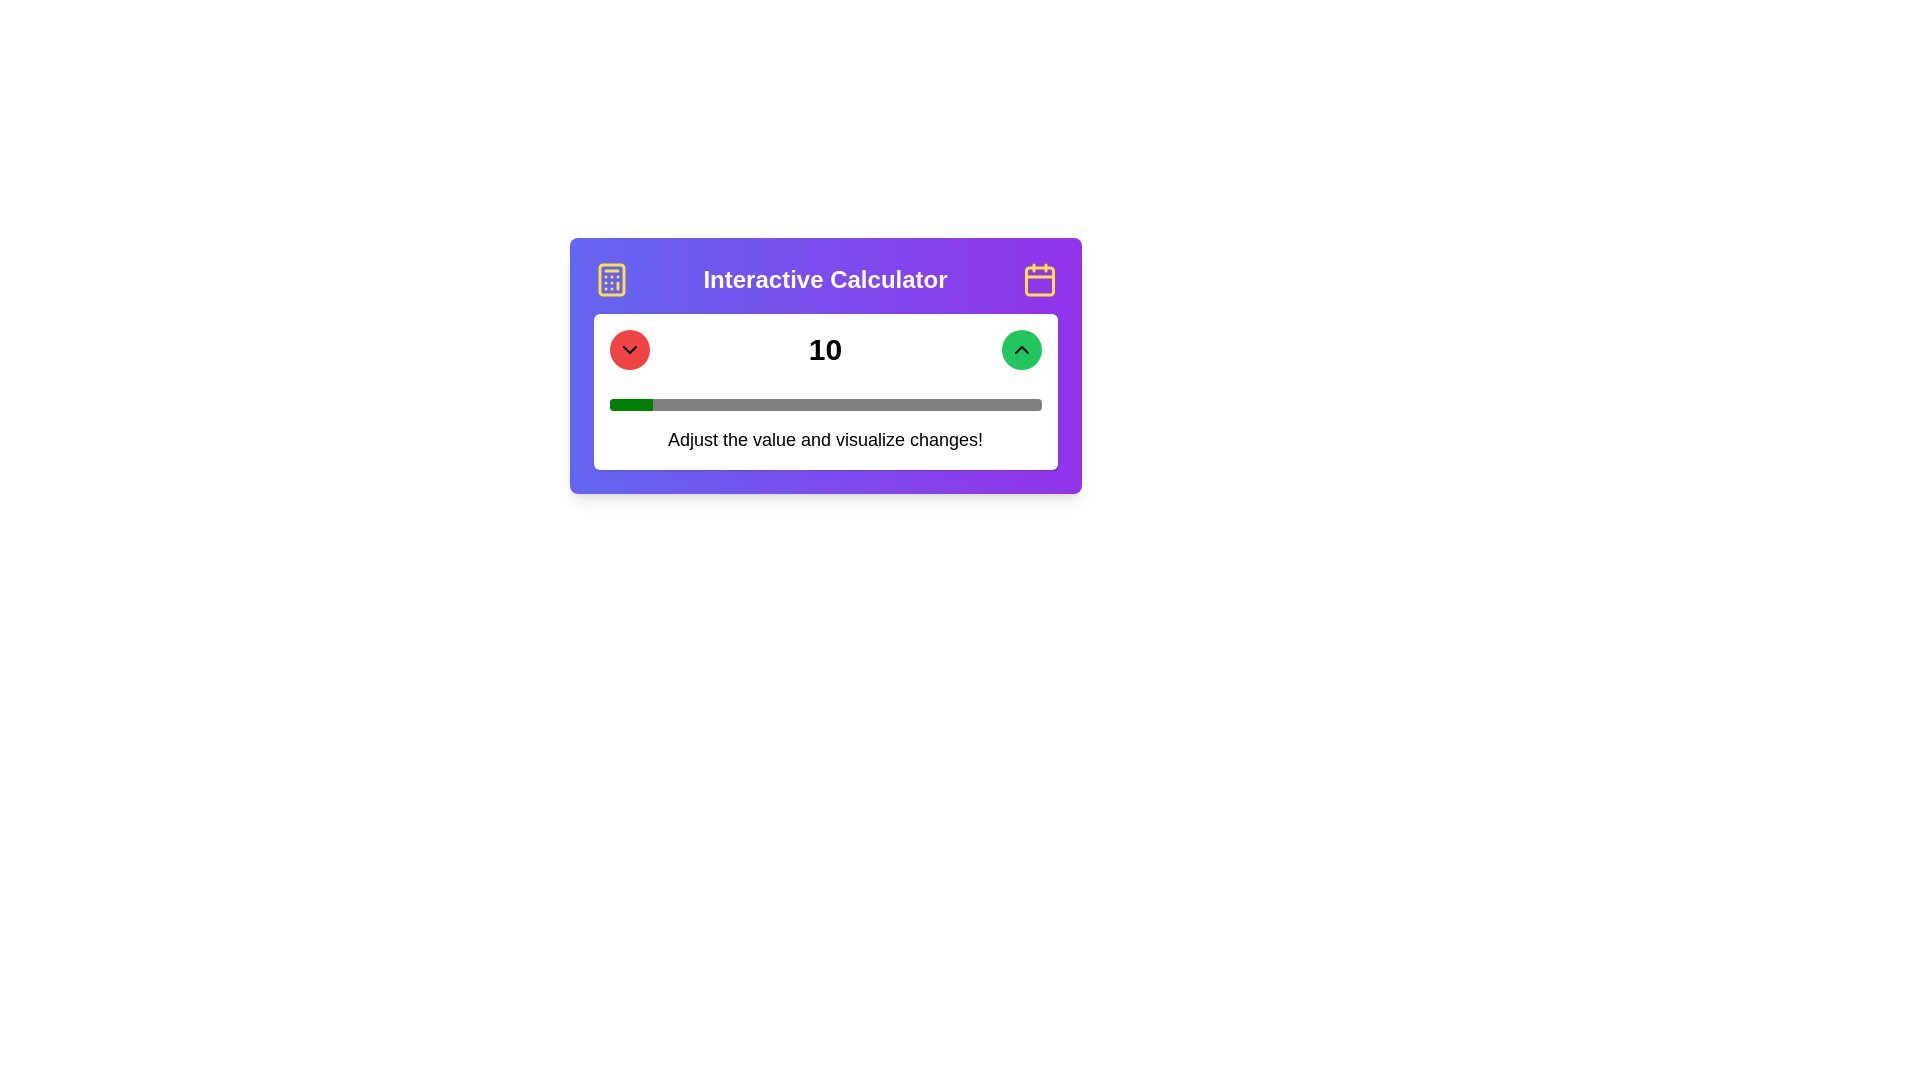 The image size is (1920, 1080). Describe the element at coordinates (628, 349) in the screenshot. I see `the circular red button with a downward-pointing arrow icon located to the left of the number display ('10') in the calculator interface to decrease the value` at that location.